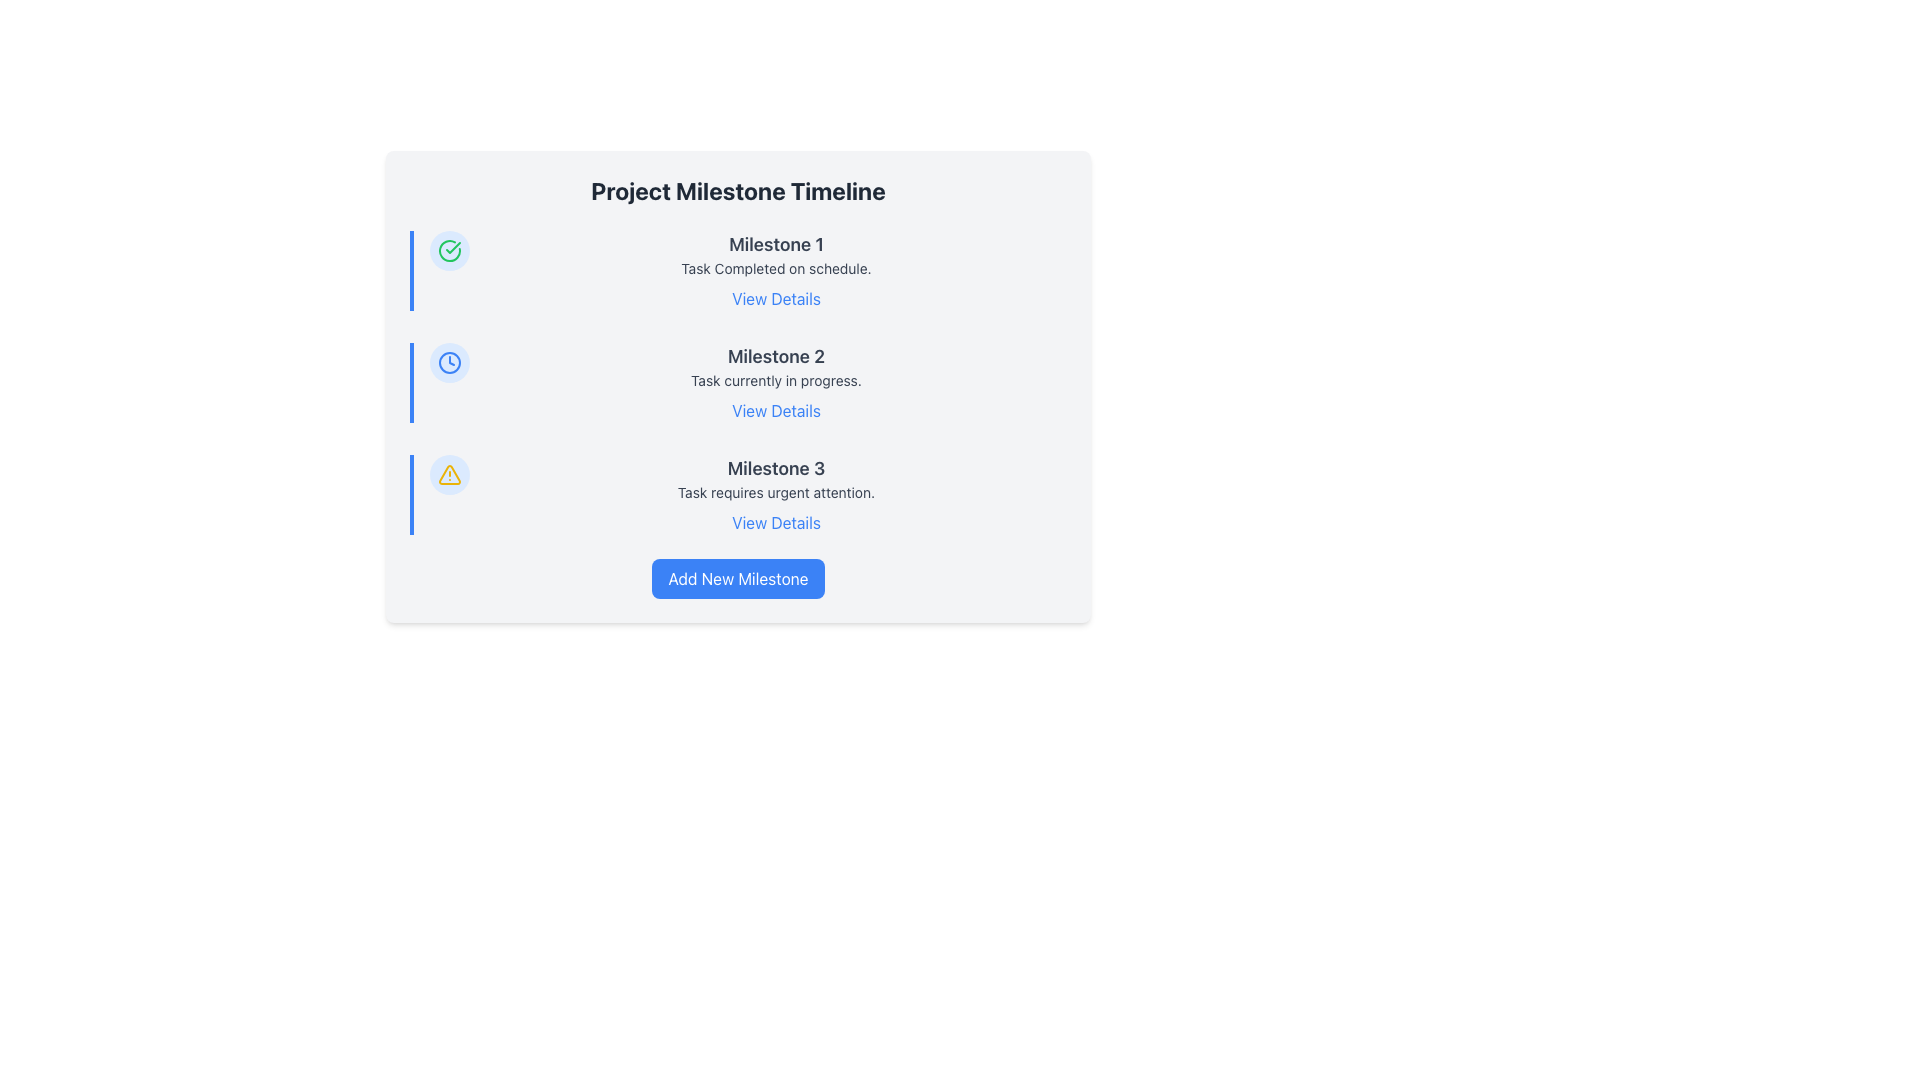 The width and height of the screenshot is (1920, 1080). I want to click on the text label displaying 'Milestone 1', which is styled in bold and larger font, positioned at the top of the milestone's descriptive block, so click(775, 244).